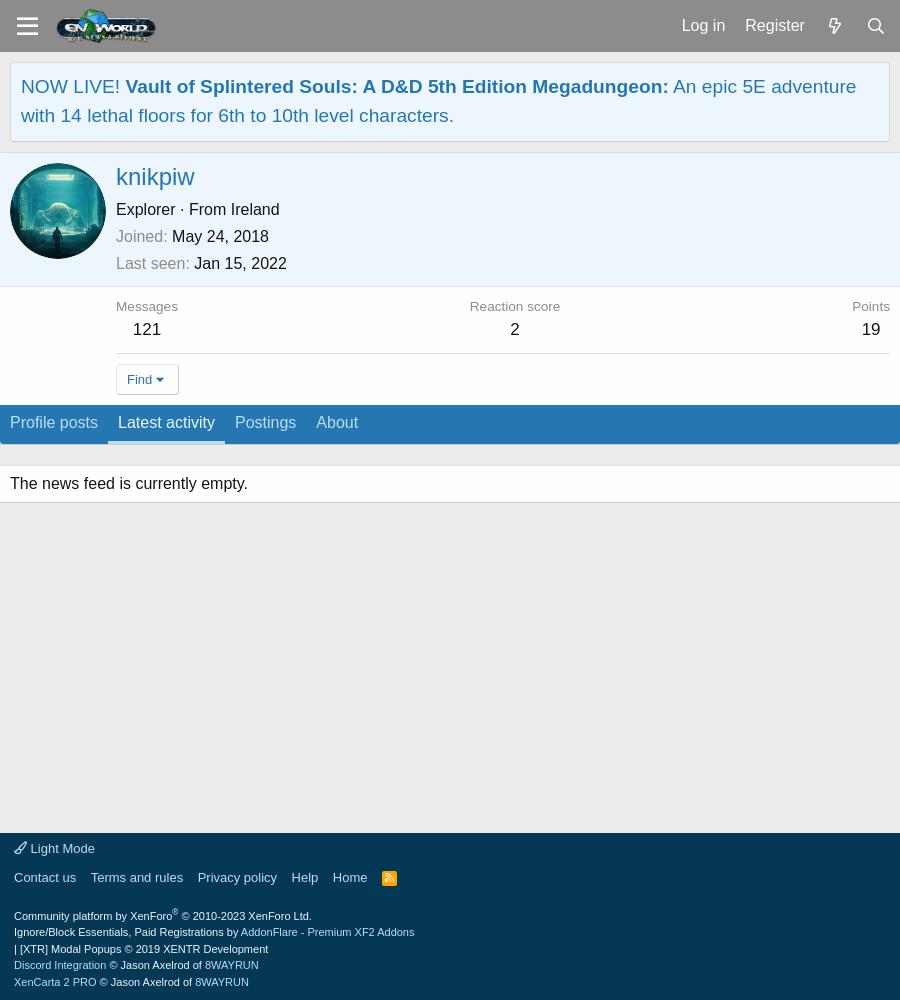  What do you see at coordinates (116, 306) in the screenshot?
I see `'Messages'` at bounding box center [116, 306].